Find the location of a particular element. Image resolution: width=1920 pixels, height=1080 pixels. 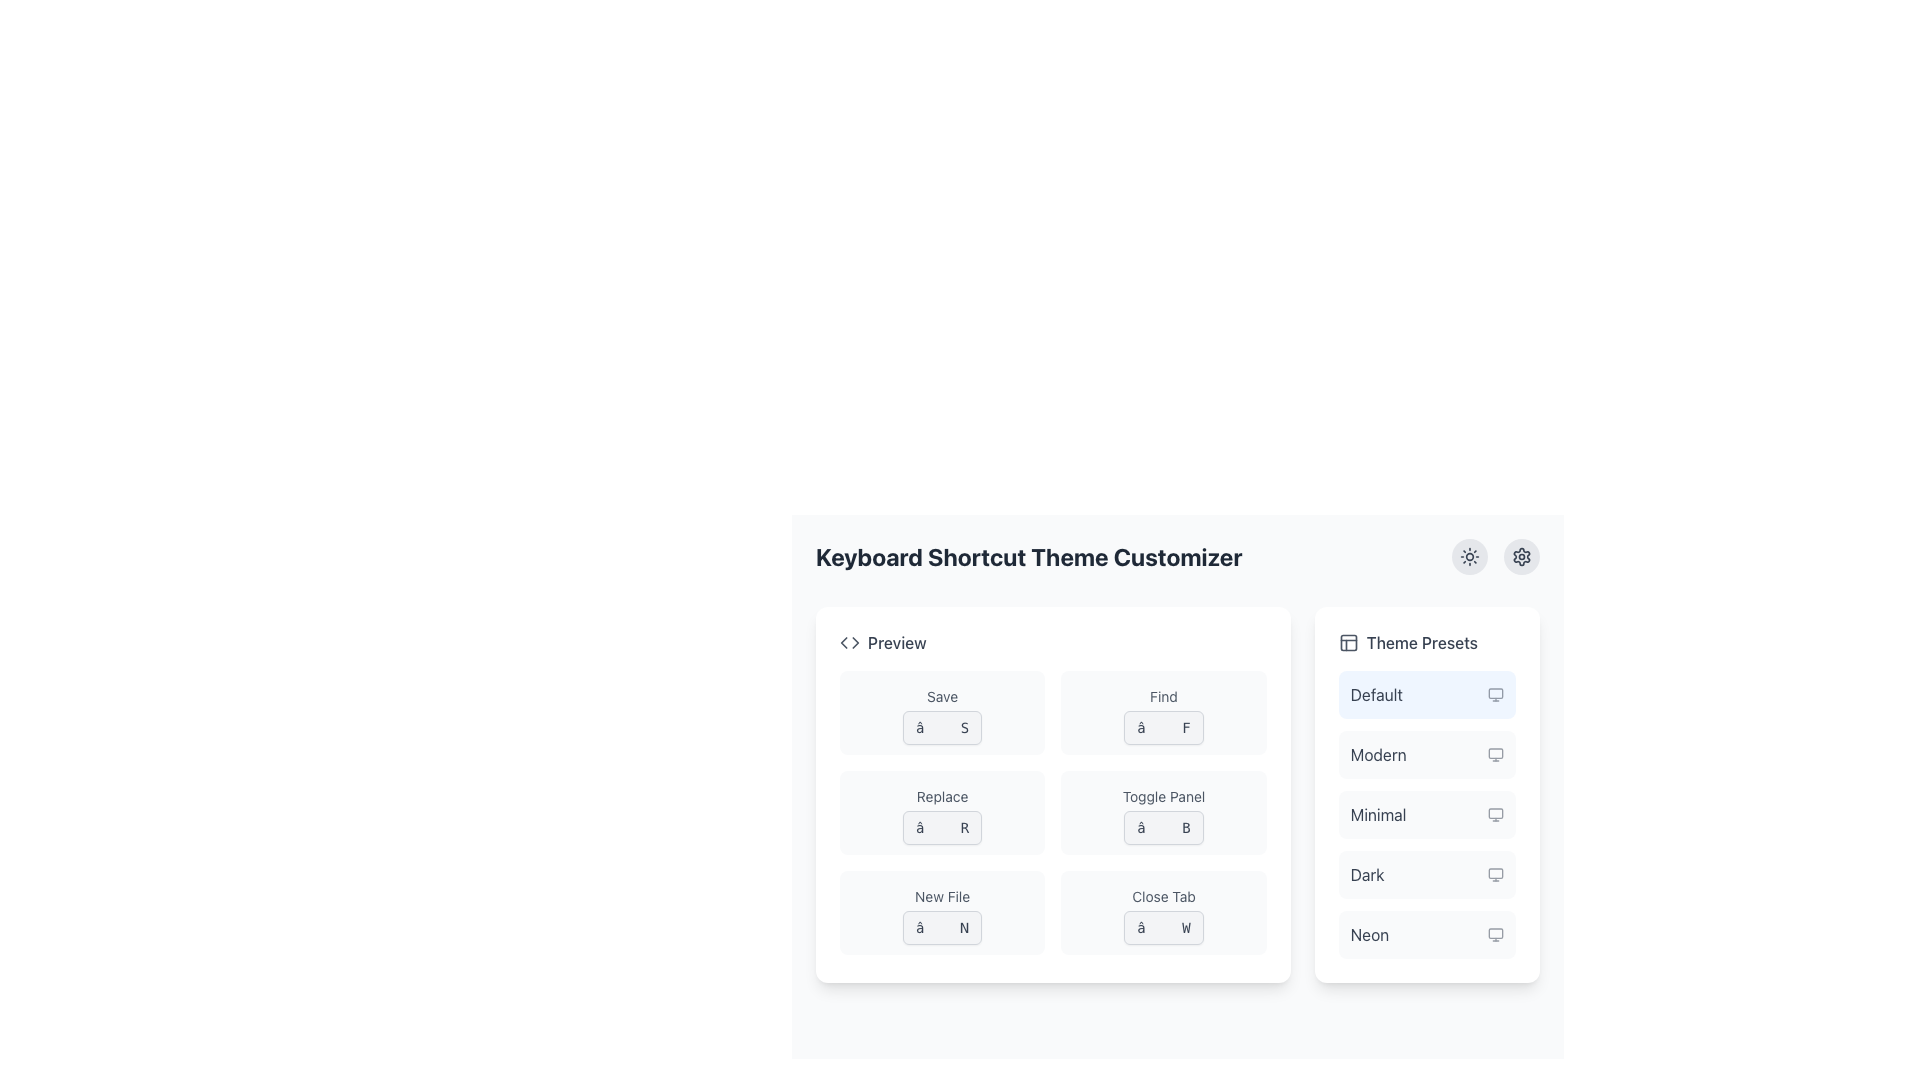

text label located on the right-hand side of the 'Theme Presets' section, which serves as a title for the theme options below is located at coordinates (1421, 643).